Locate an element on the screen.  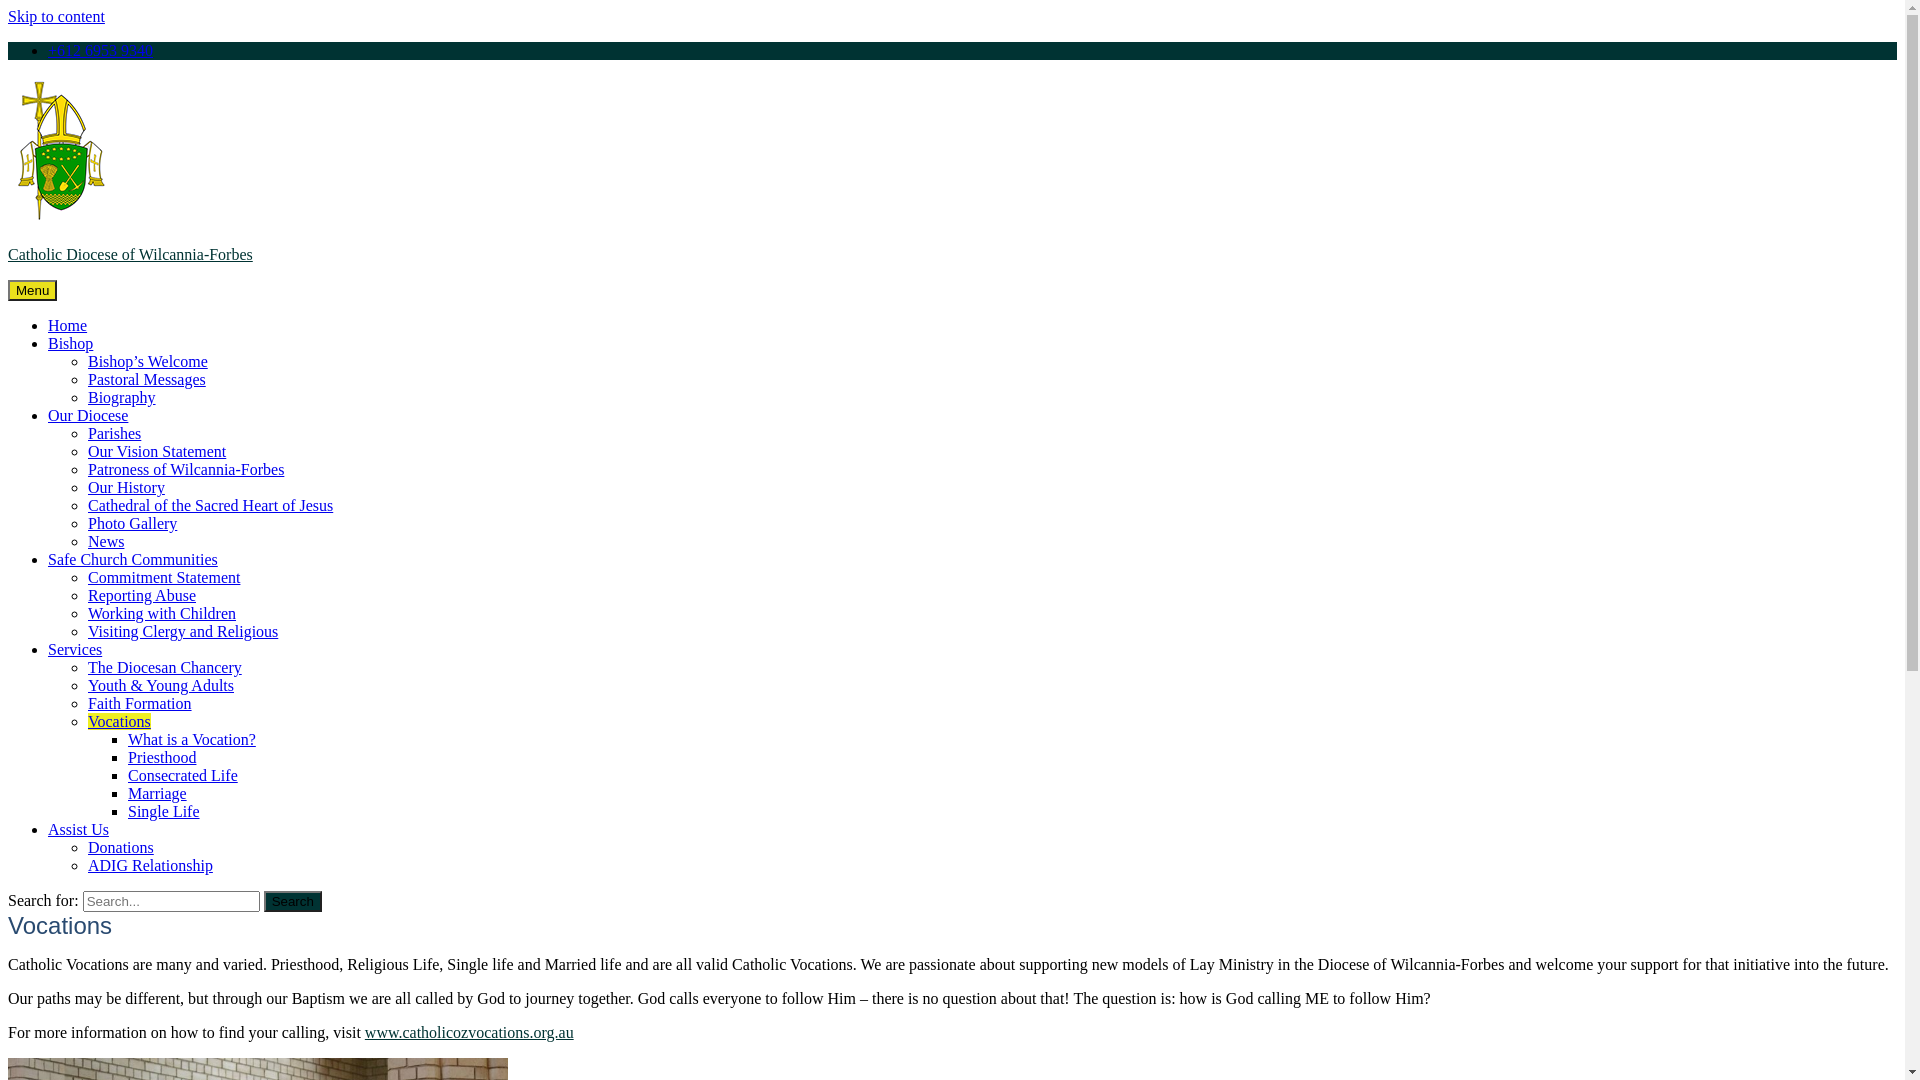
'www.catholicozvocations.org.au' is located at coordinates (468, 1032).